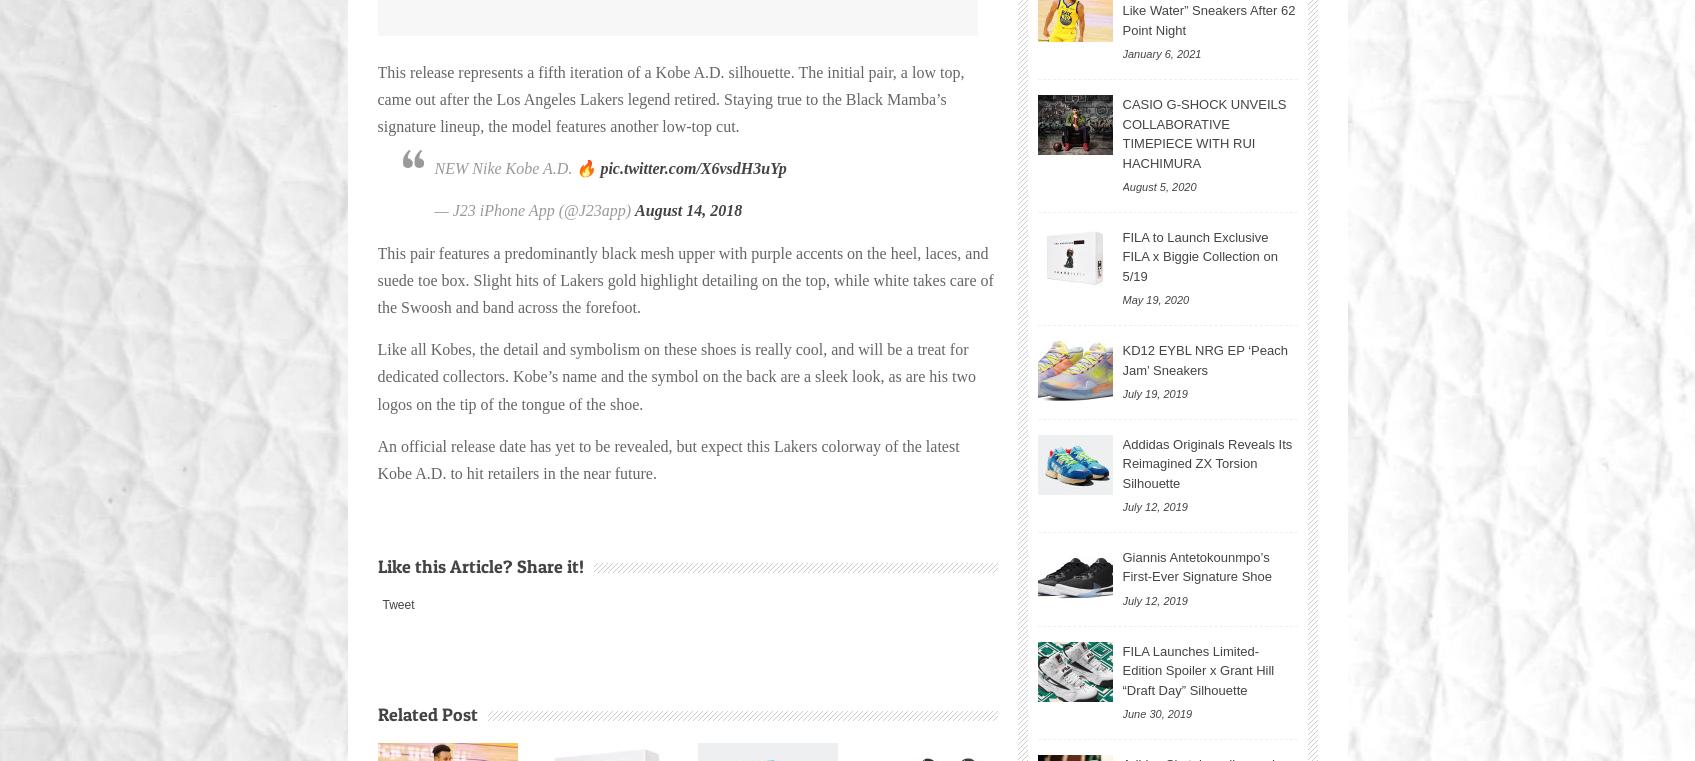  What do you see at coordinates (515, 167) in the screenshot?
I see `'NEW Nike Kobe A.D. 🔥'` at bounding box center [515, 167].